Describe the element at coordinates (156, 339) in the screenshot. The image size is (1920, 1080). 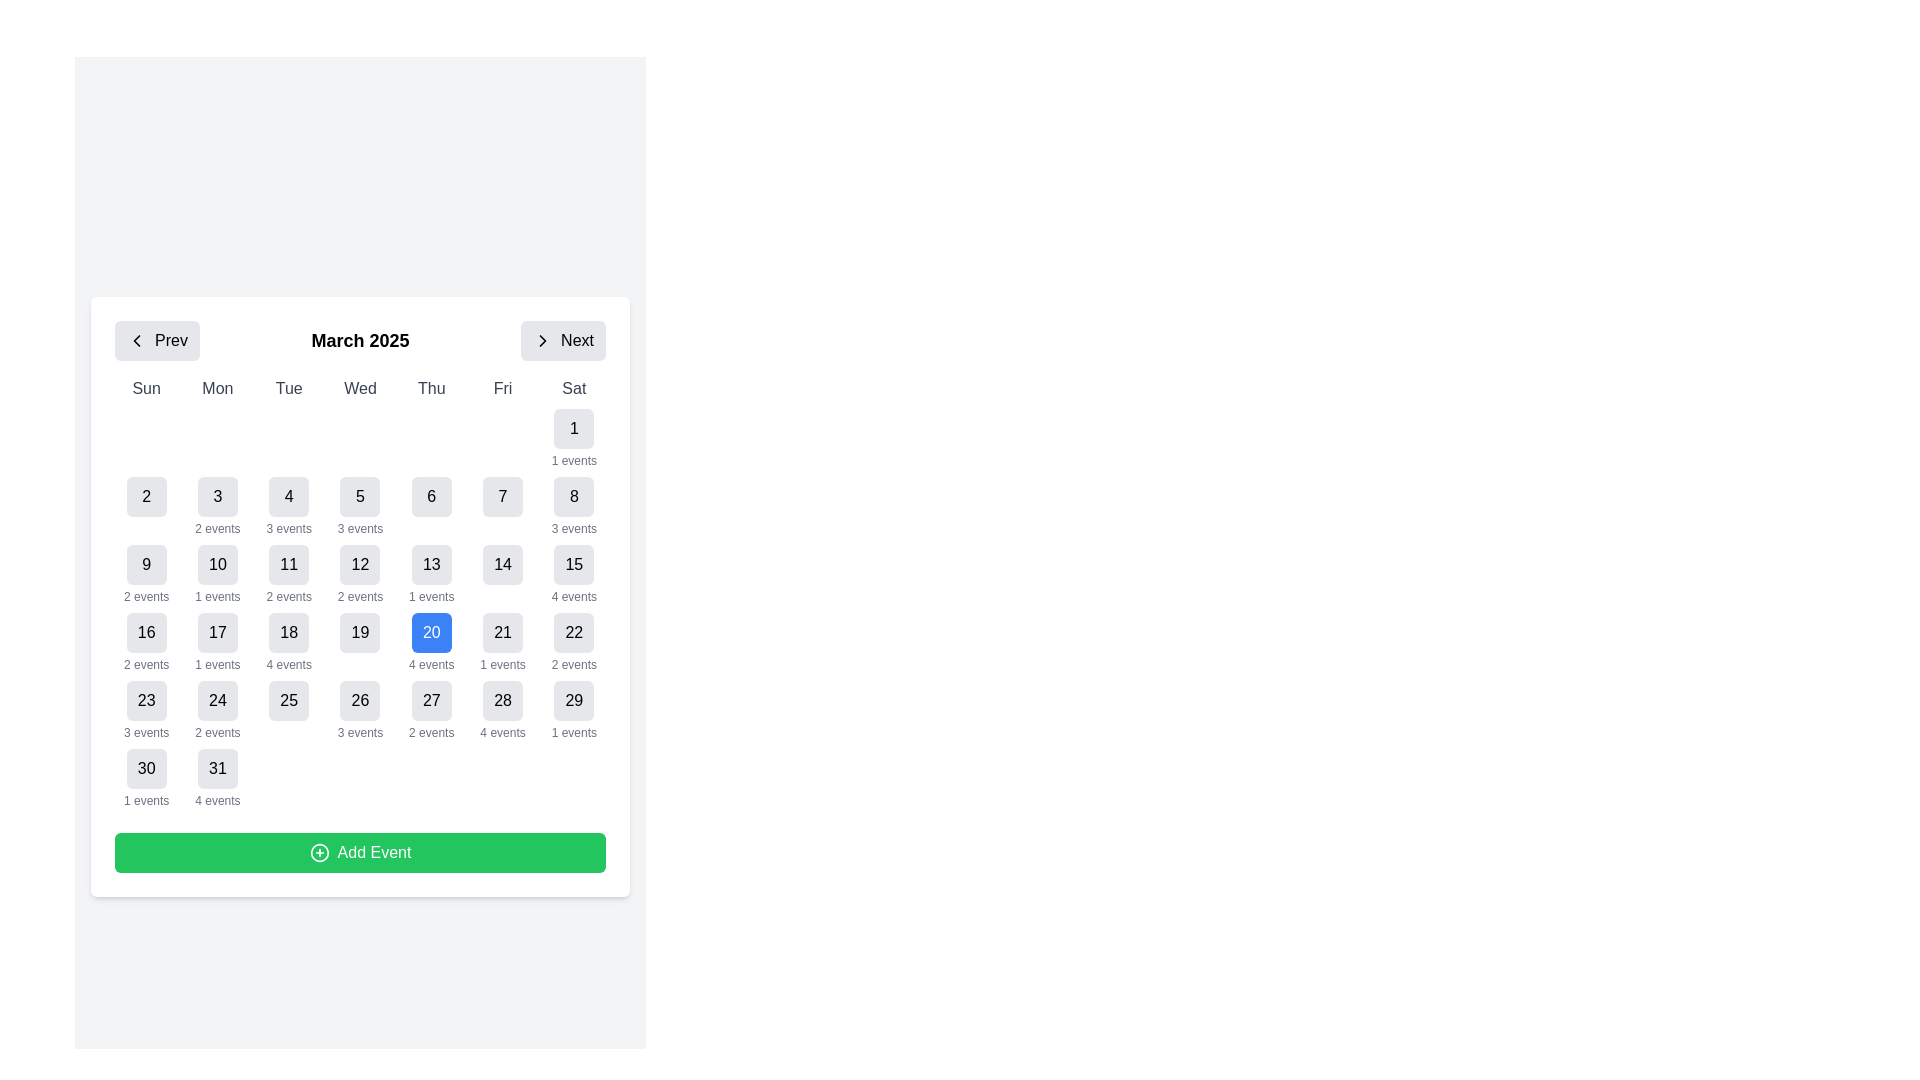
I see `the 'Prev' button with a light gray background and a left-facing chevron icon` at that location.